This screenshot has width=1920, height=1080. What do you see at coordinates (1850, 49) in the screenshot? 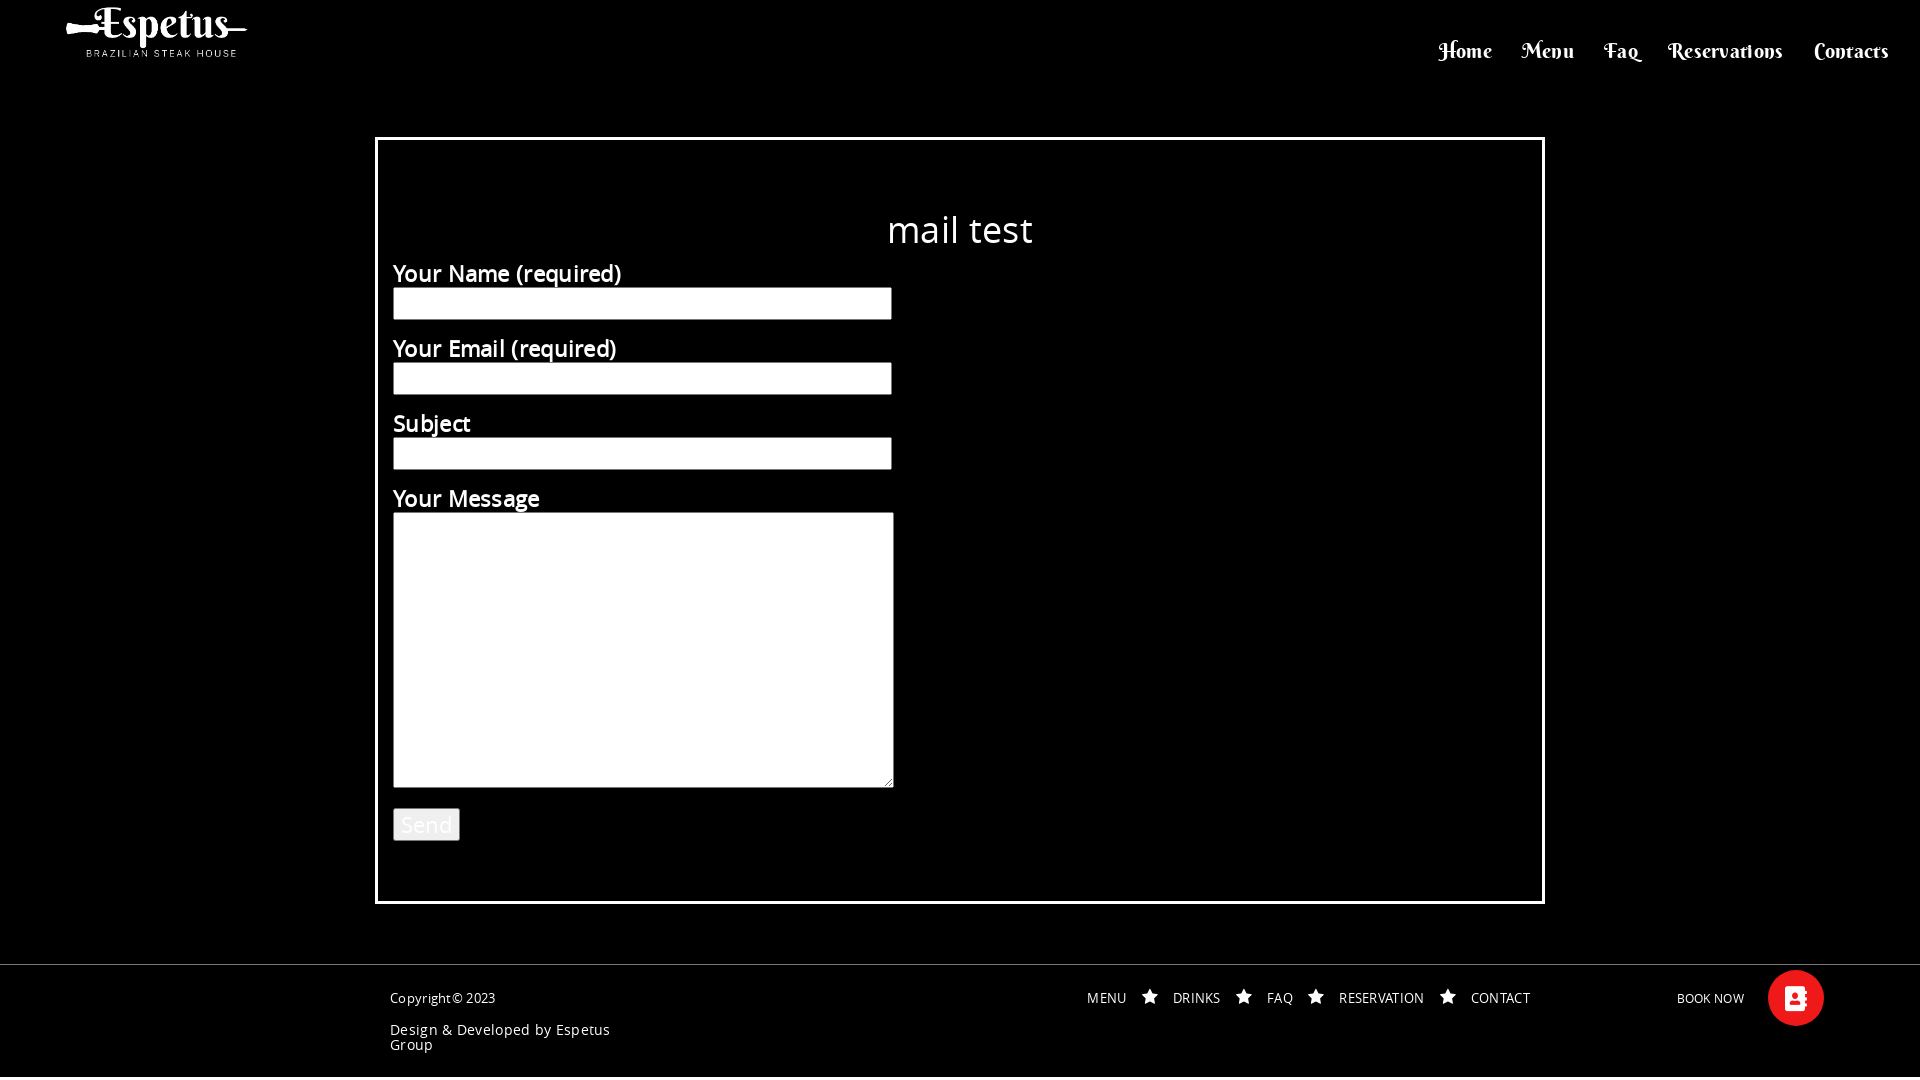
I see `'Contacts'` at bounding box center [1850, 49].